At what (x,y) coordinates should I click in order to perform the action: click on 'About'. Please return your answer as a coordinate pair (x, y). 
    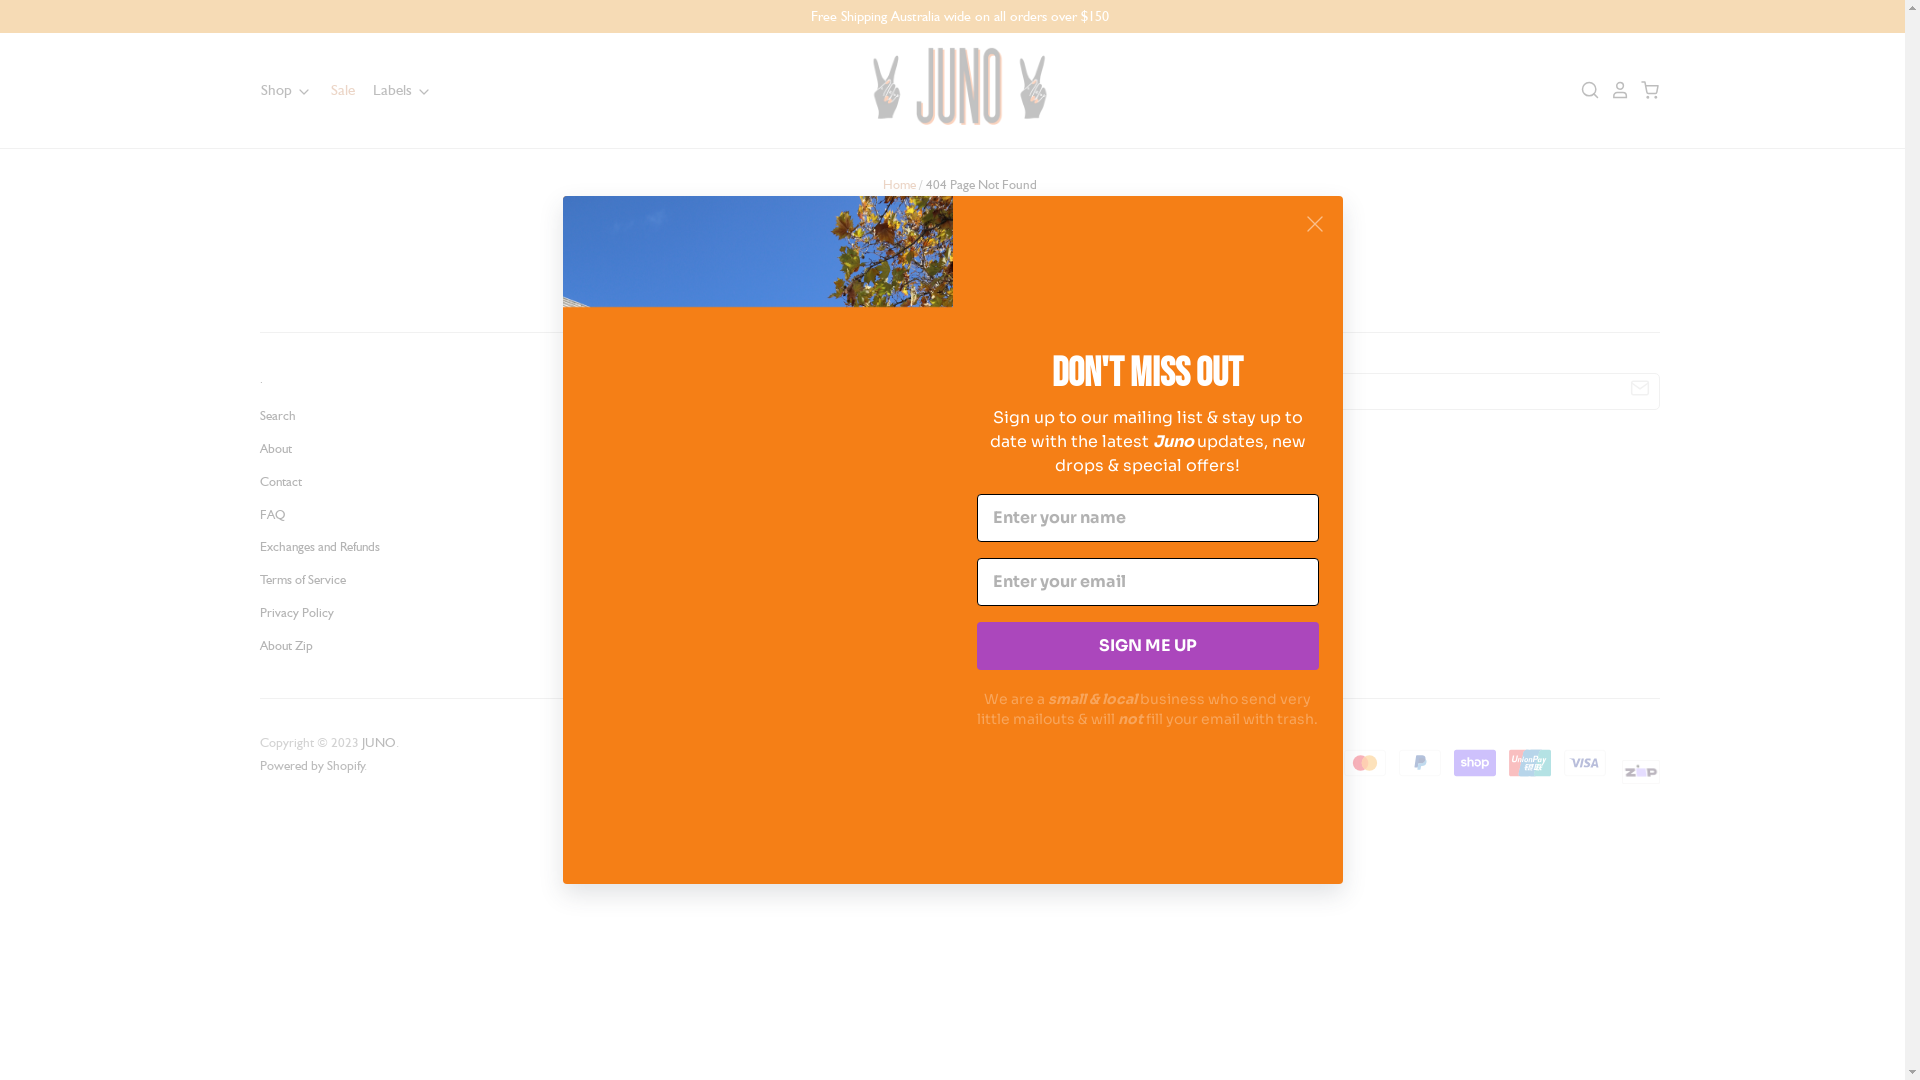
    Looking at the image, I should click on (274, 447).